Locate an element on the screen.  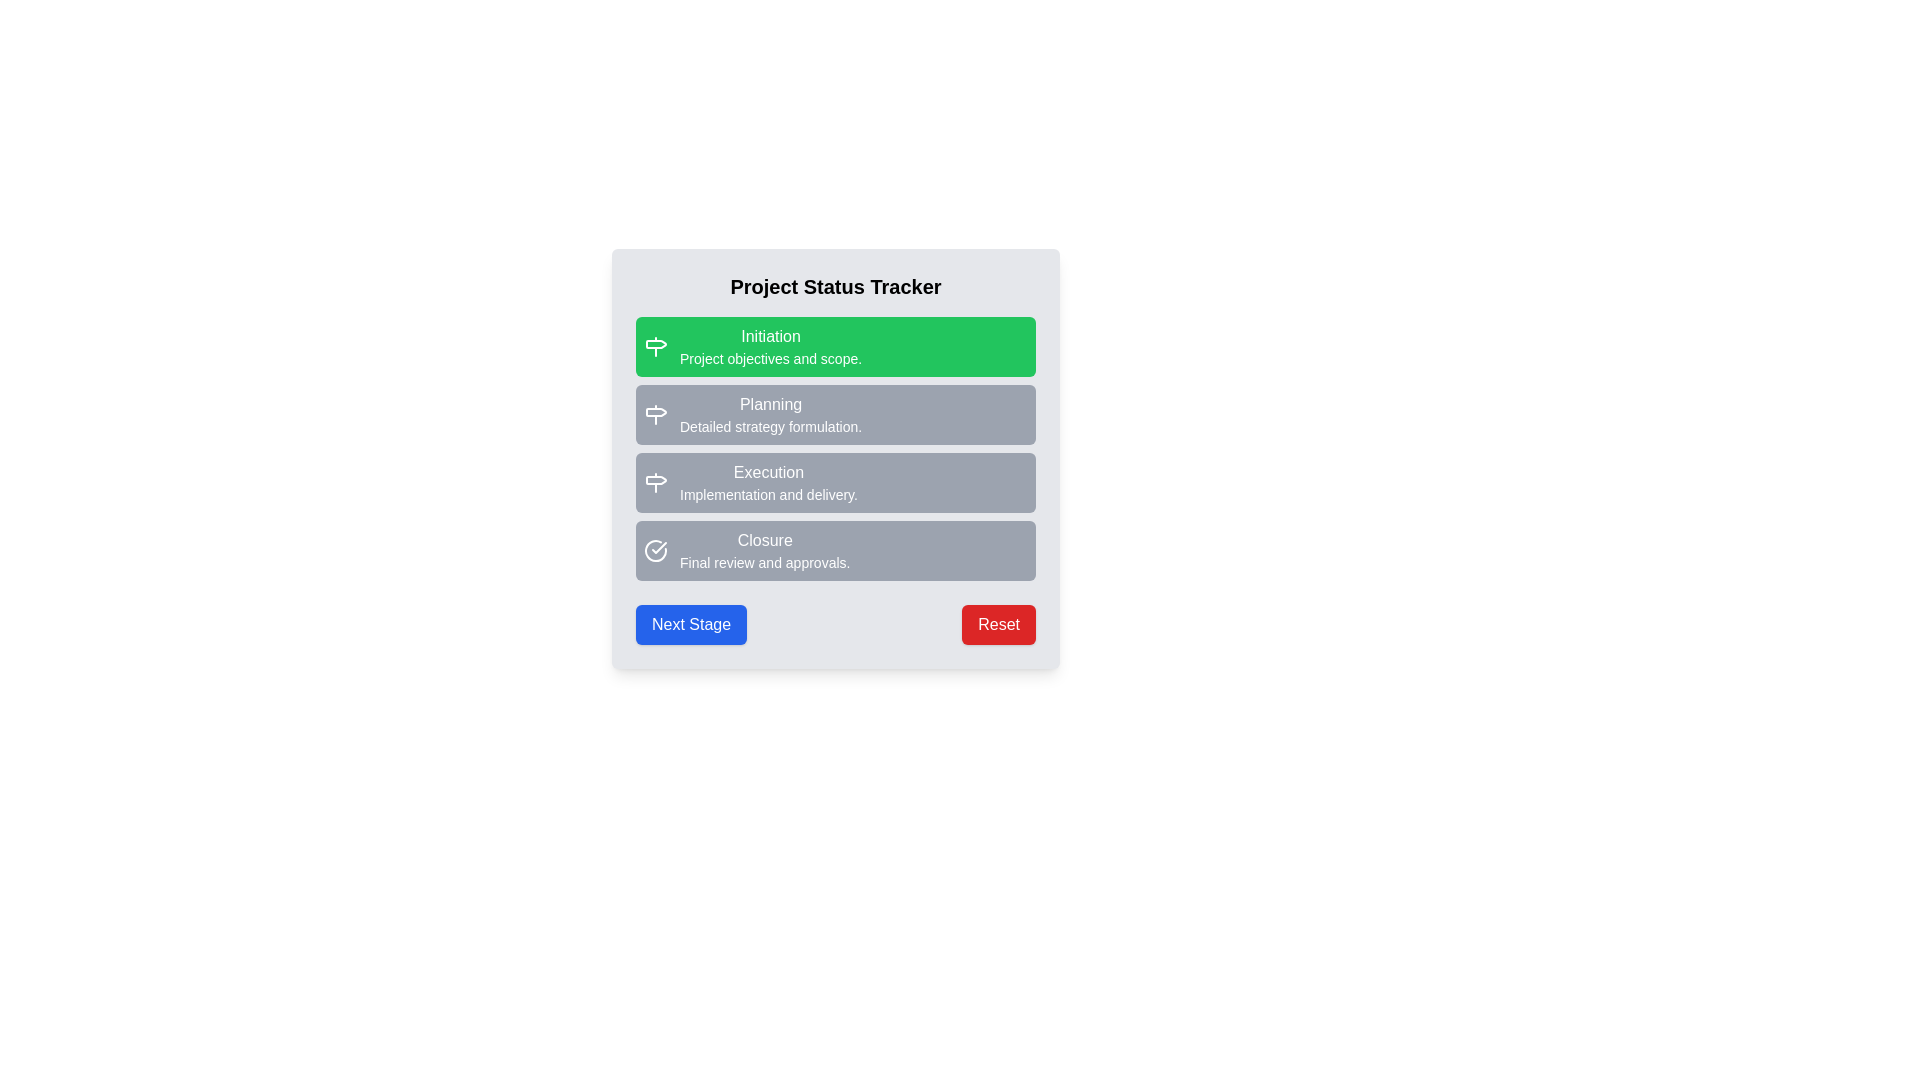
the text label indicating the 'Closure' stage of the project tracker is located at coordinates (764, 540).